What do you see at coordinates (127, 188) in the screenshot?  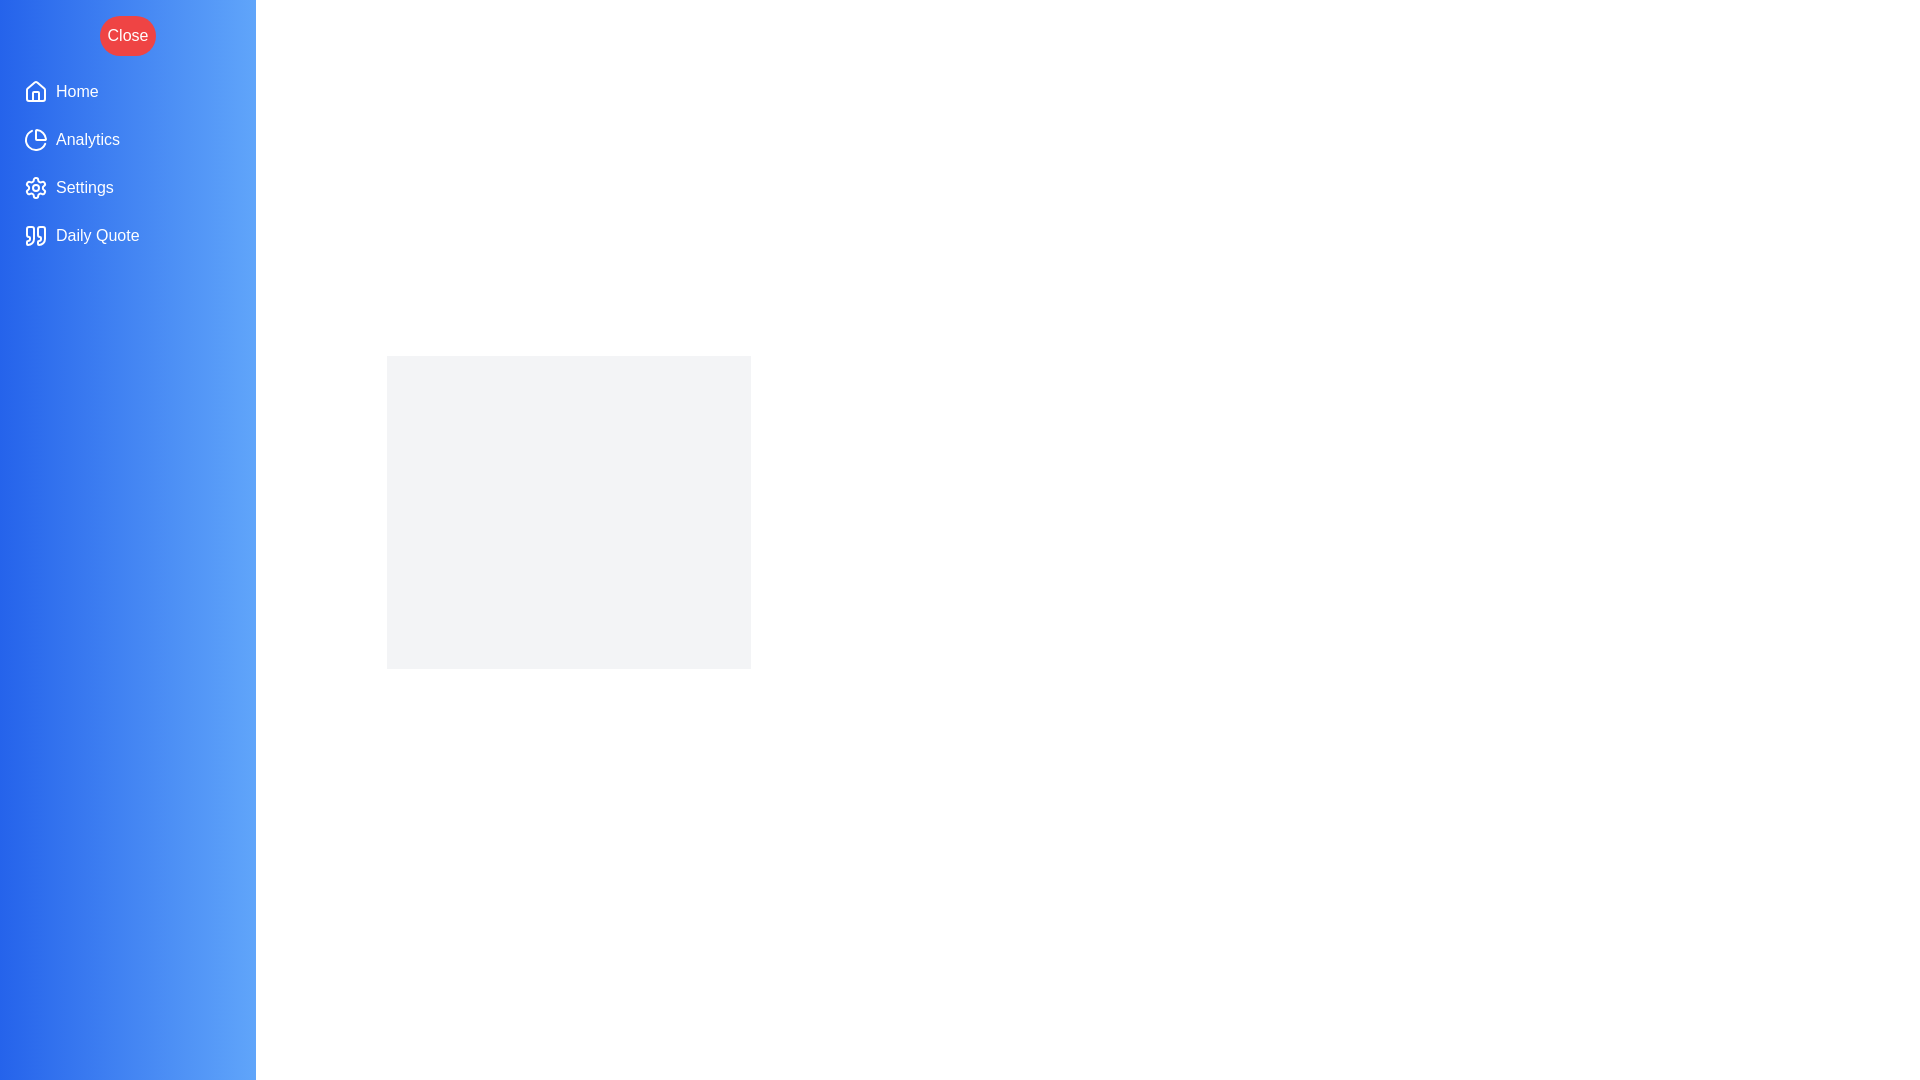 I see `the menu item labeled Settings` at bounding box center [127, 188].